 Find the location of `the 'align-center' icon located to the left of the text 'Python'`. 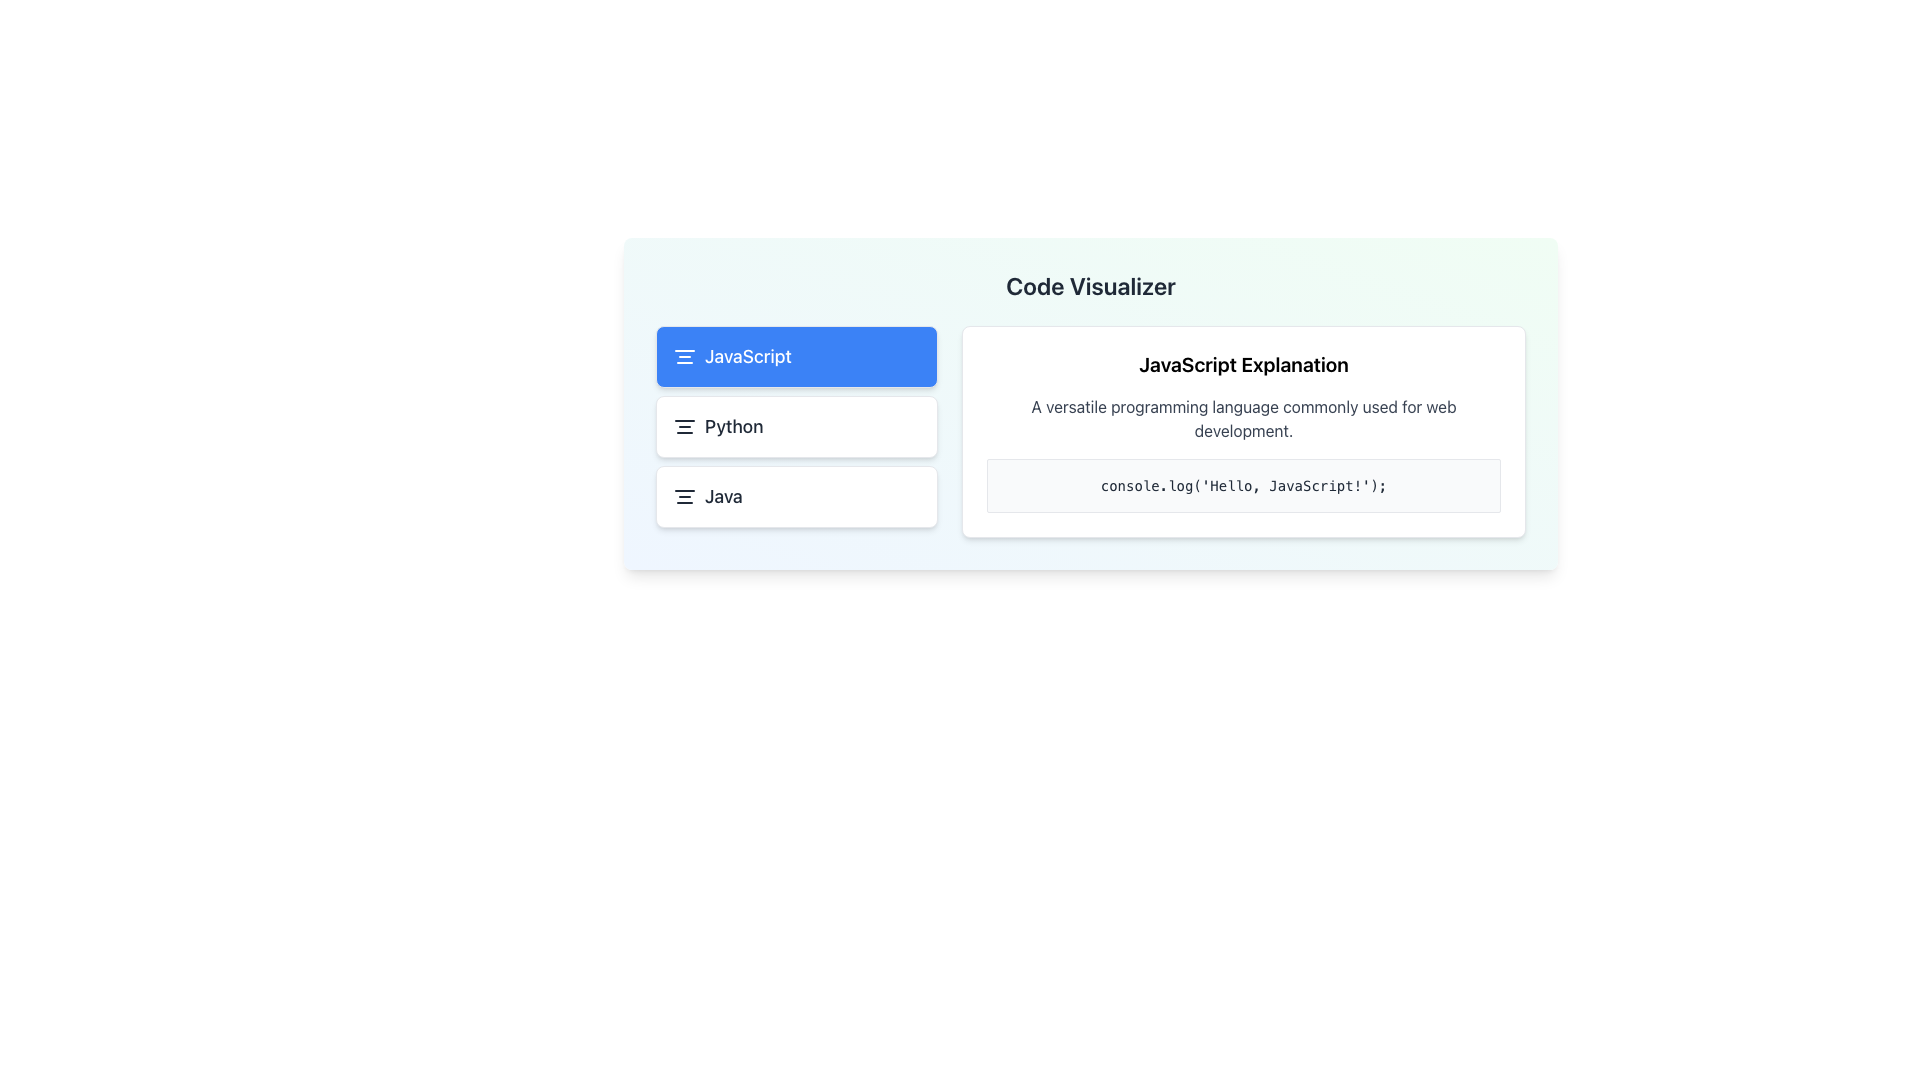

the 'align-center' icon located to the left of the text 'Python' is located at coordinates (685, 426).